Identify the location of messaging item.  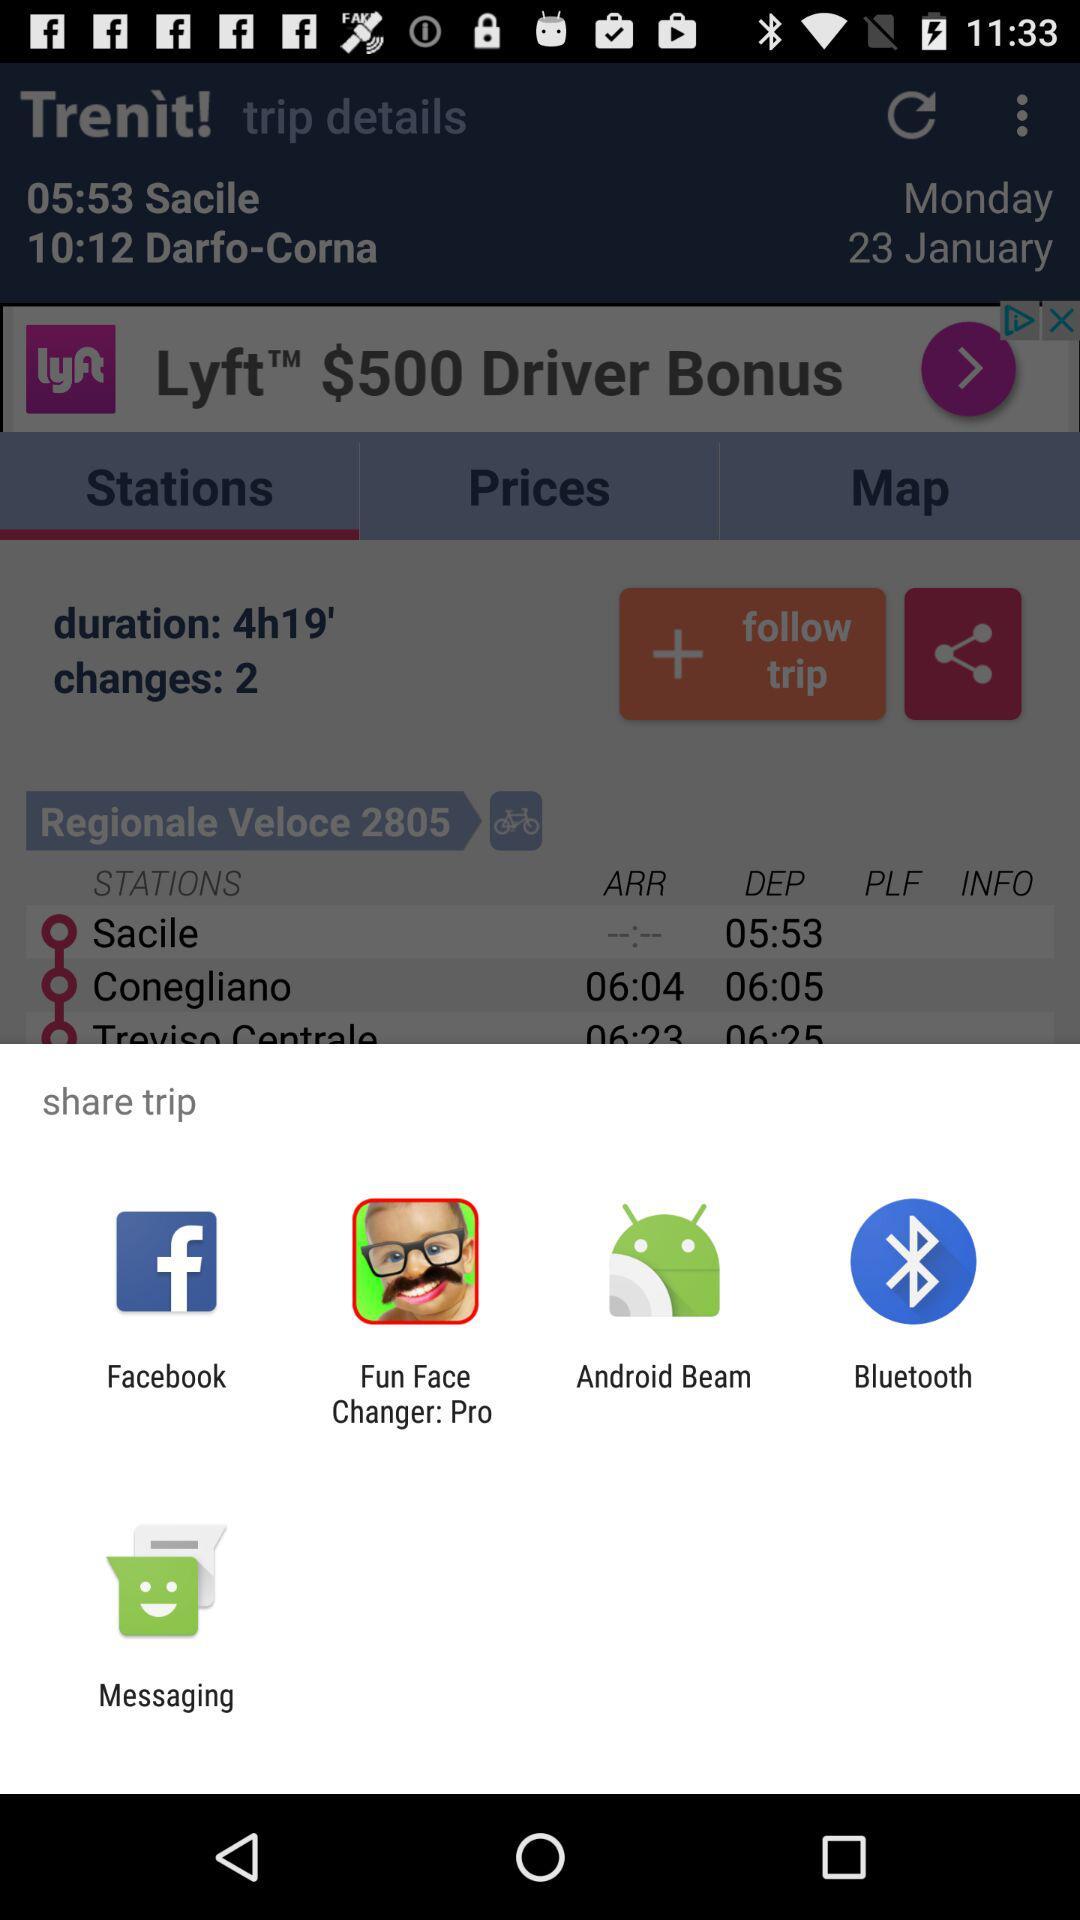
(165, 1711).